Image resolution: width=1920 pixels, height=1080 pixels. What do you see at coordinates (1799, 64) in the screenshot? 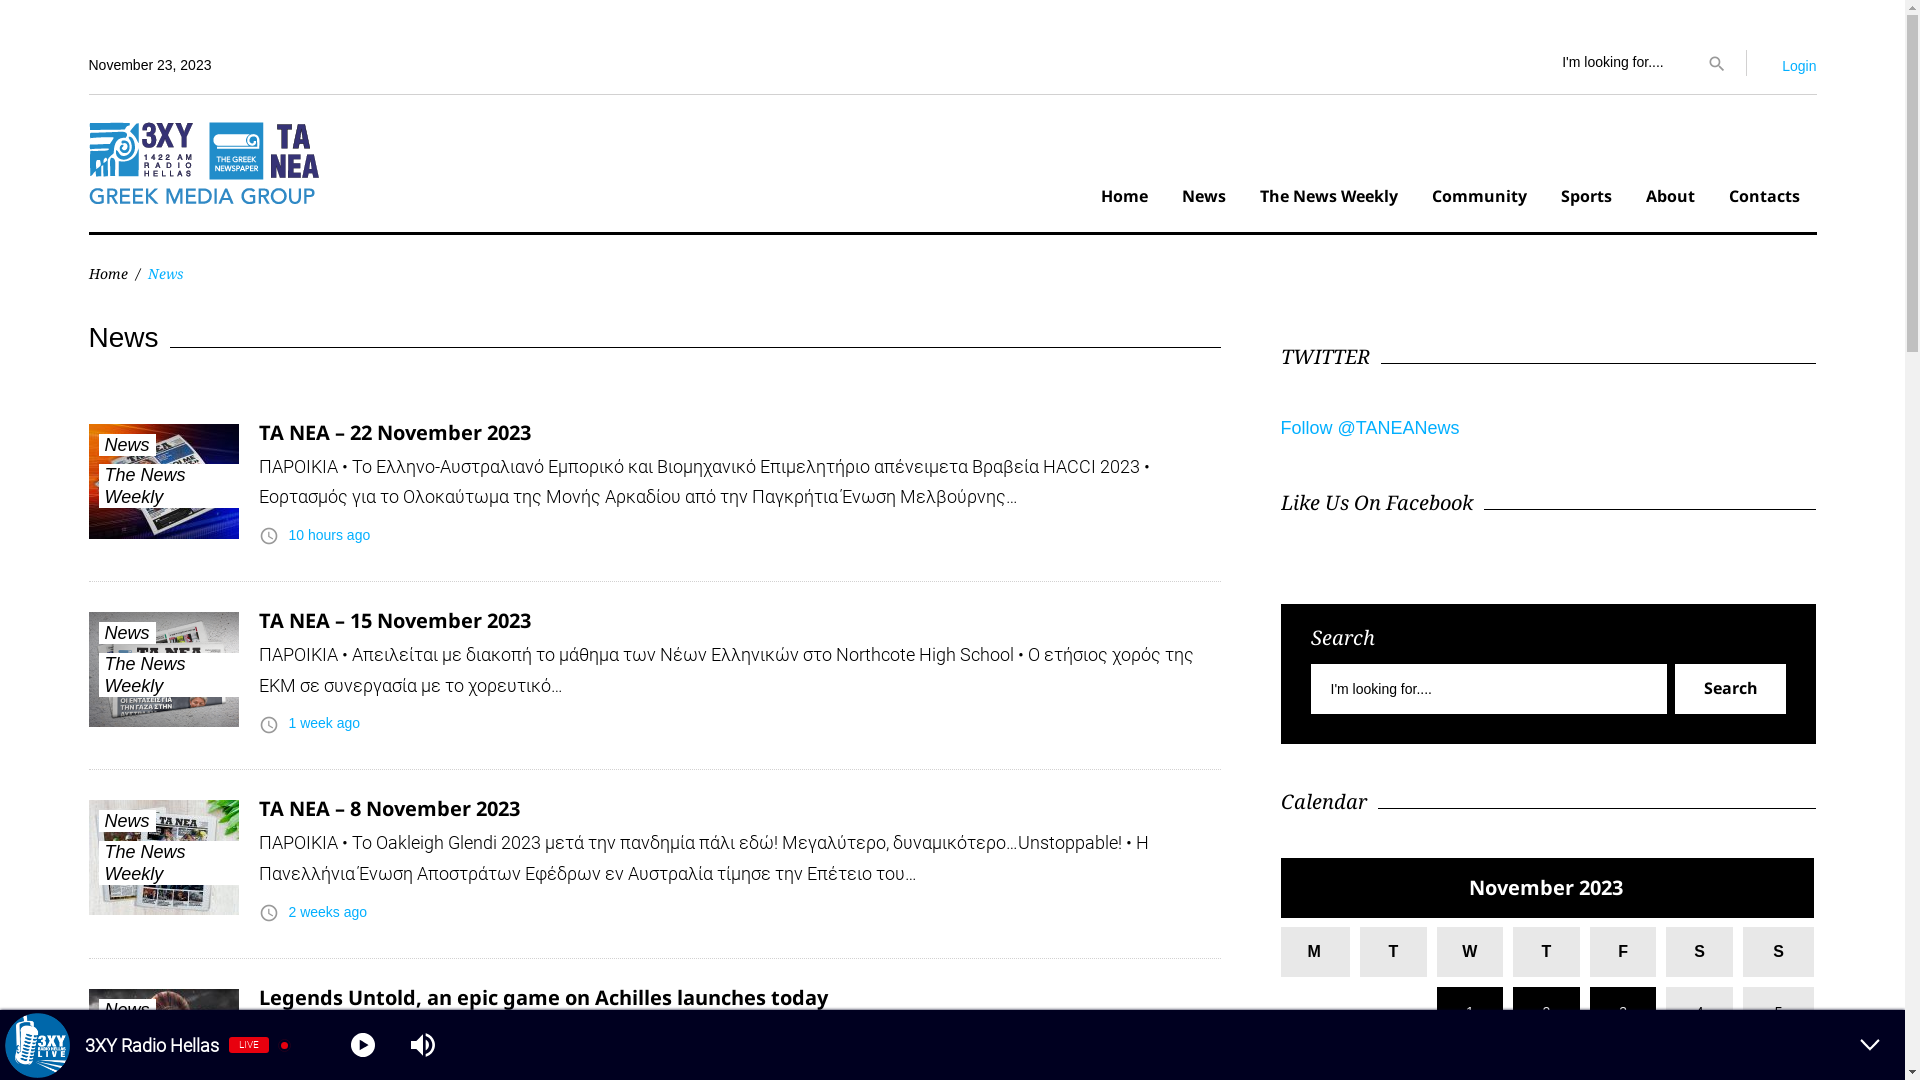
I see `'Login'` at bounding box center [1799, 64].